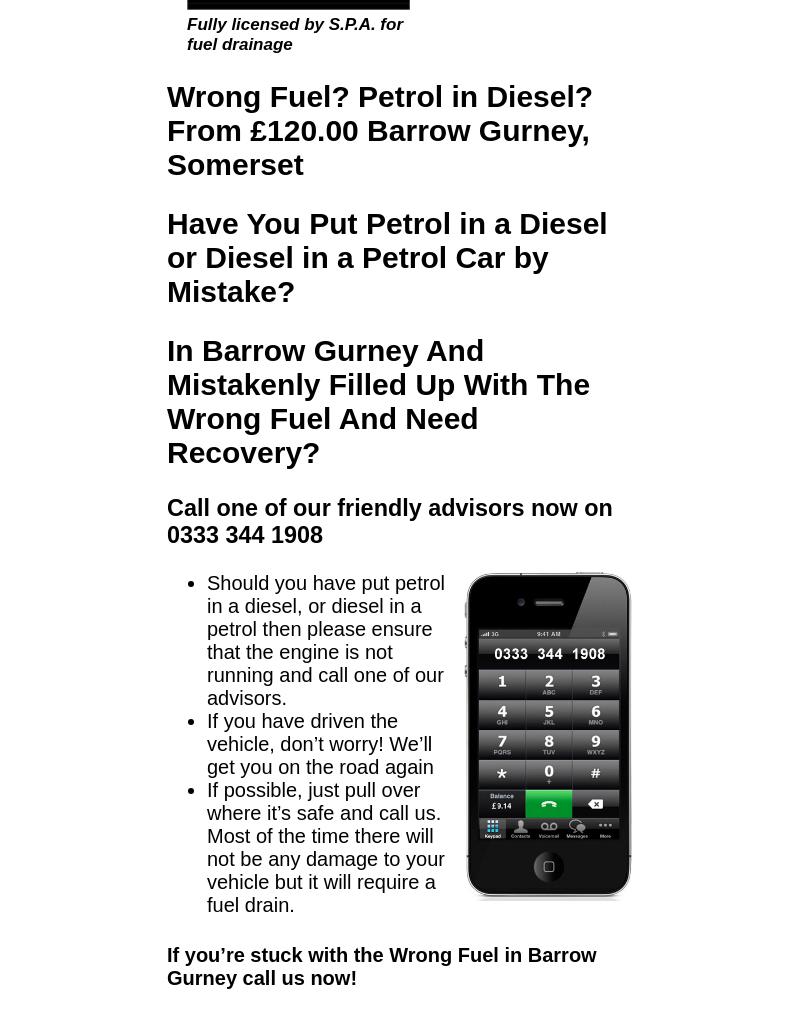 The image size is (800, 1010). I want to click on 'If possible, just pull over where it’s safe and call us. Most of the time there will not be any damage to your vehicle but it will require a fuel drain.', so click(206, 847).